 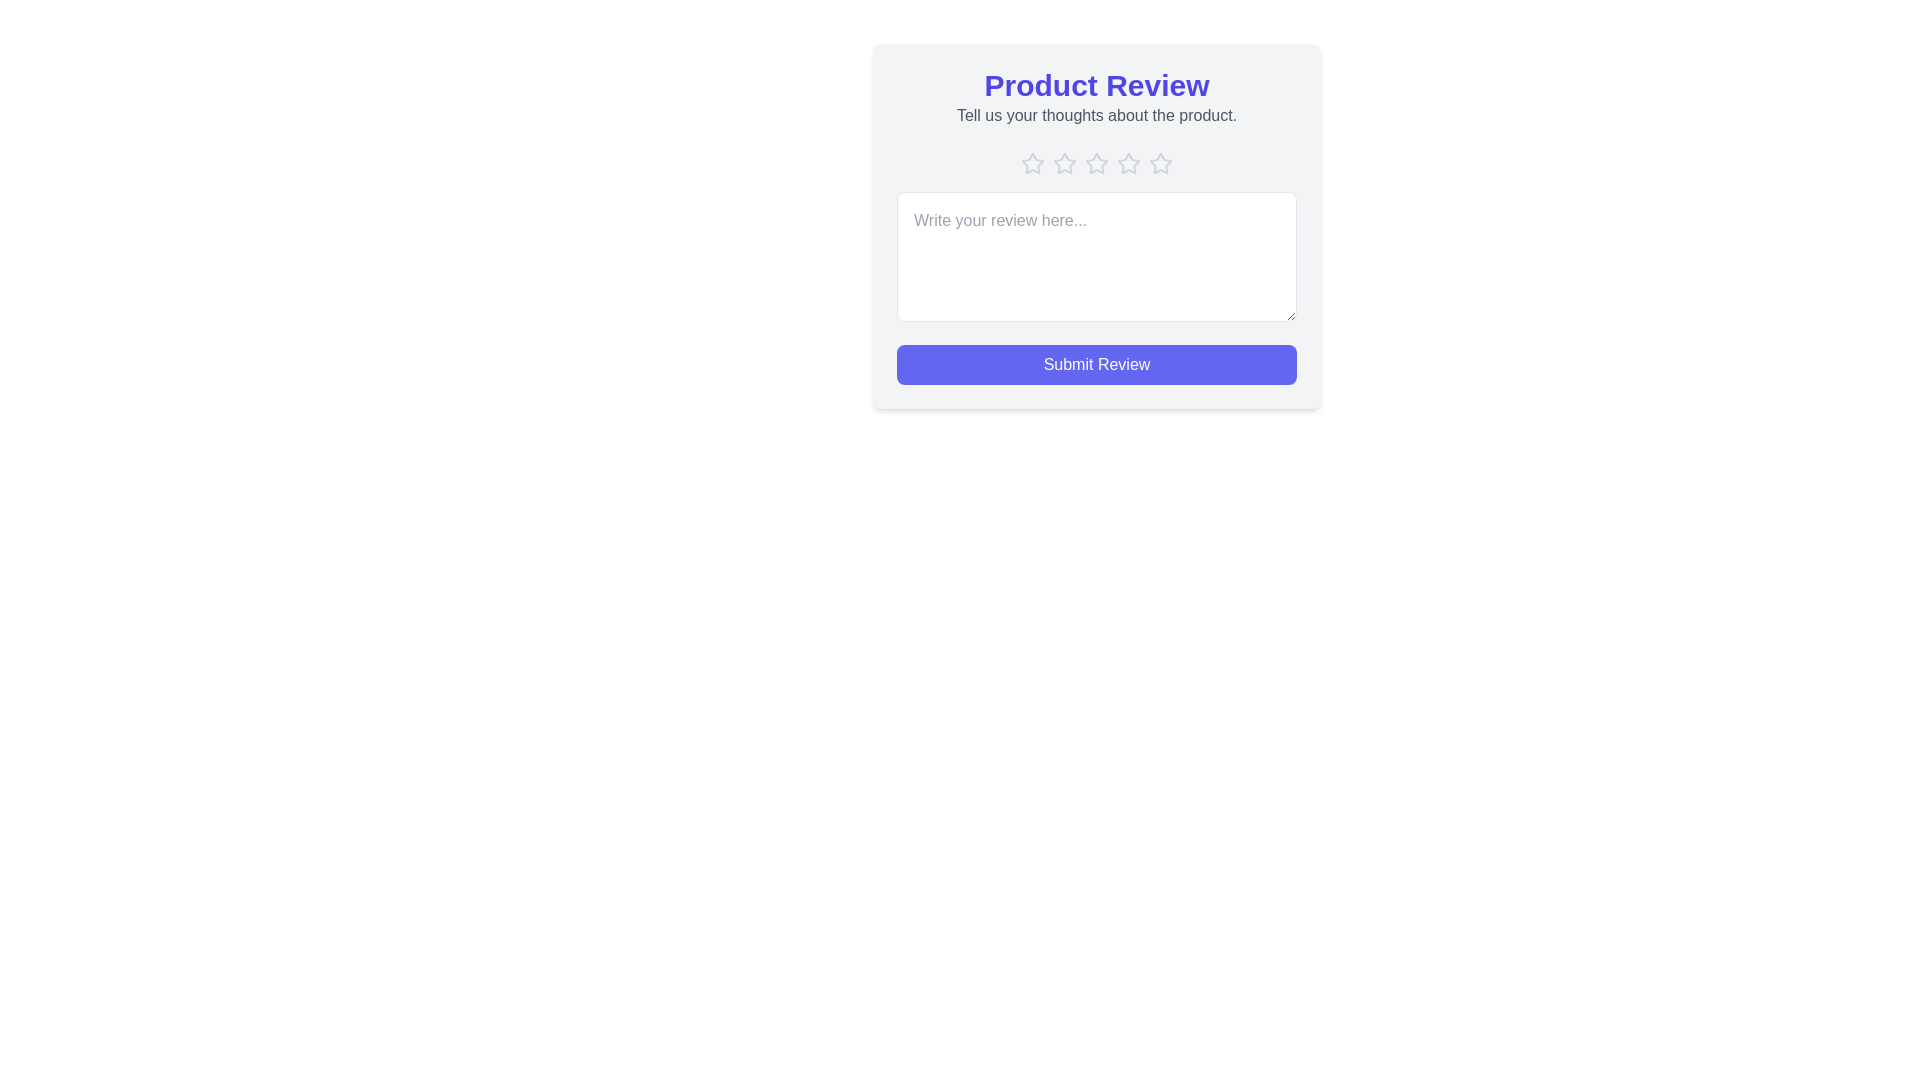 I want to click on the fifth star icon in the rating system below the 'Product Review' heading, so click(x=1160, y=161).